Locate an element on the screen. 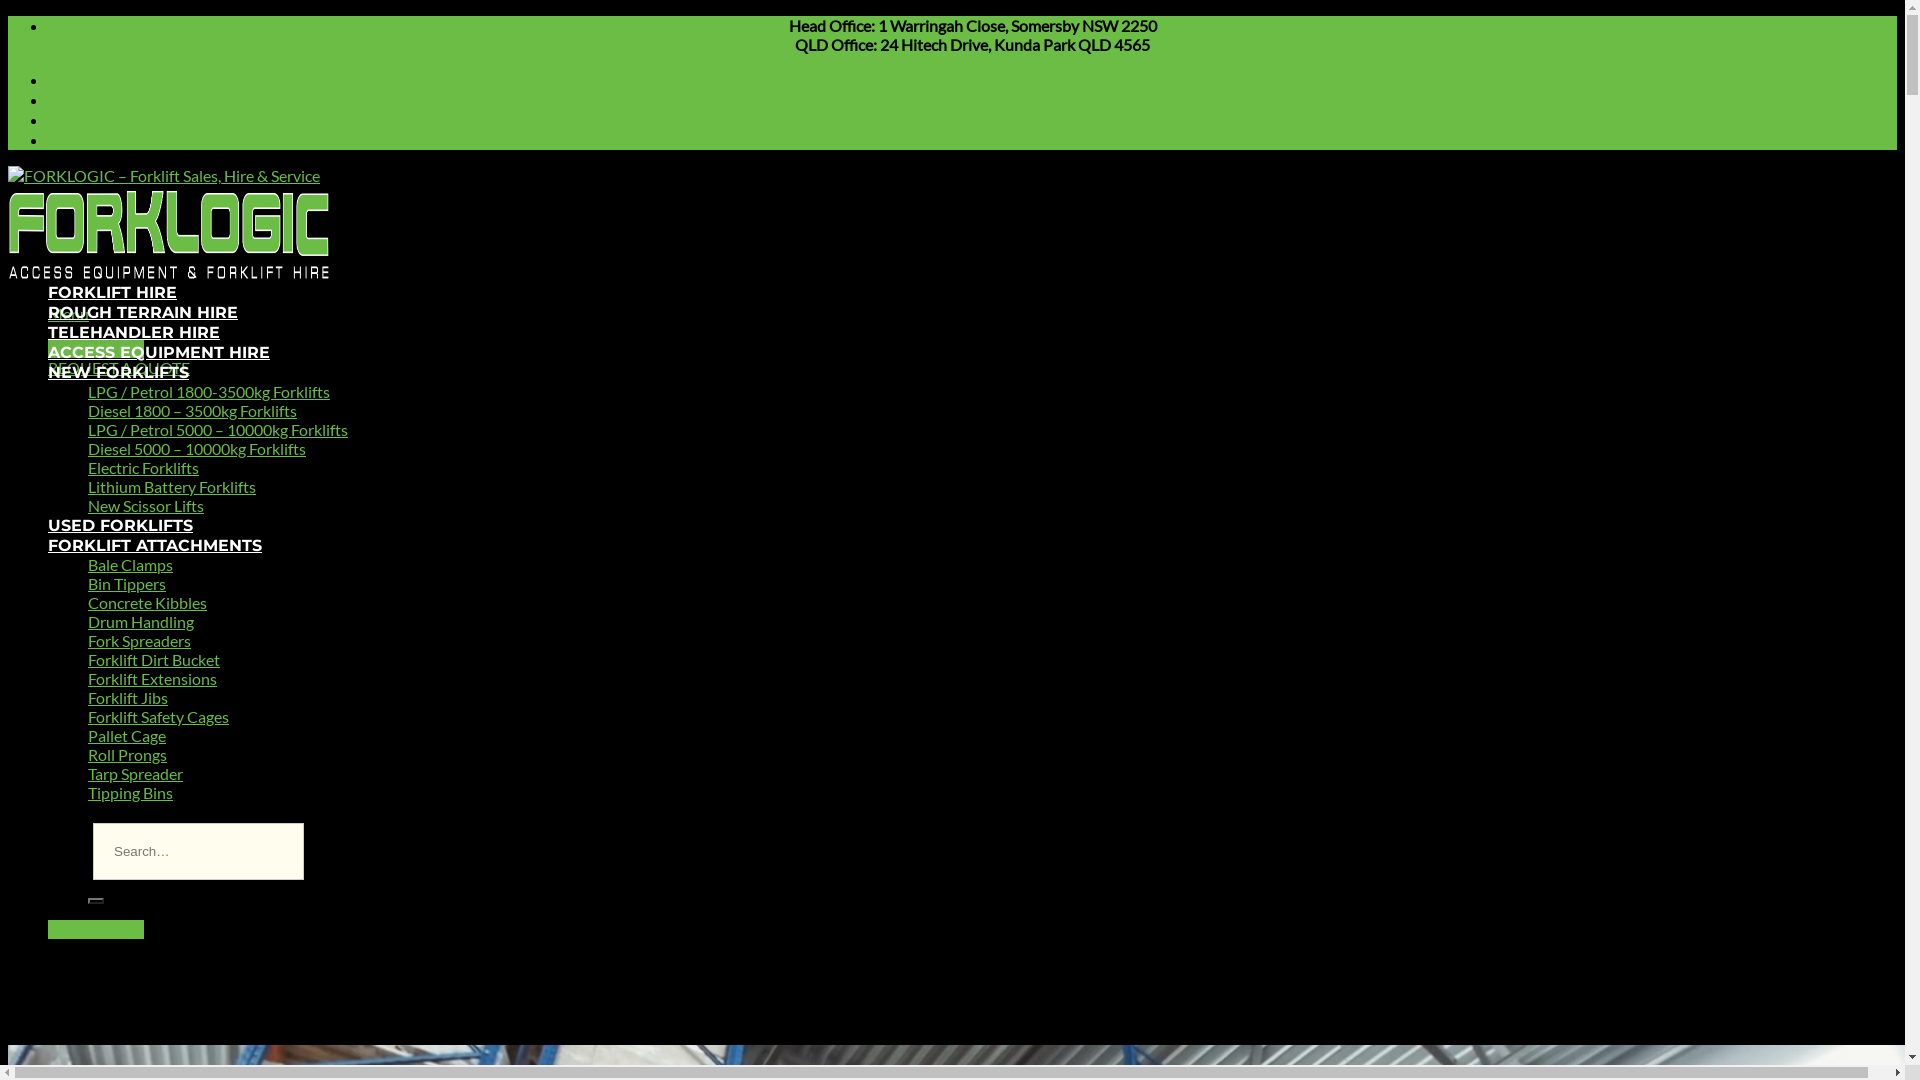 This screenshot has height=1080, width=1920. 'NEW FORKLIFTS' is located at coordinates (48, 372).